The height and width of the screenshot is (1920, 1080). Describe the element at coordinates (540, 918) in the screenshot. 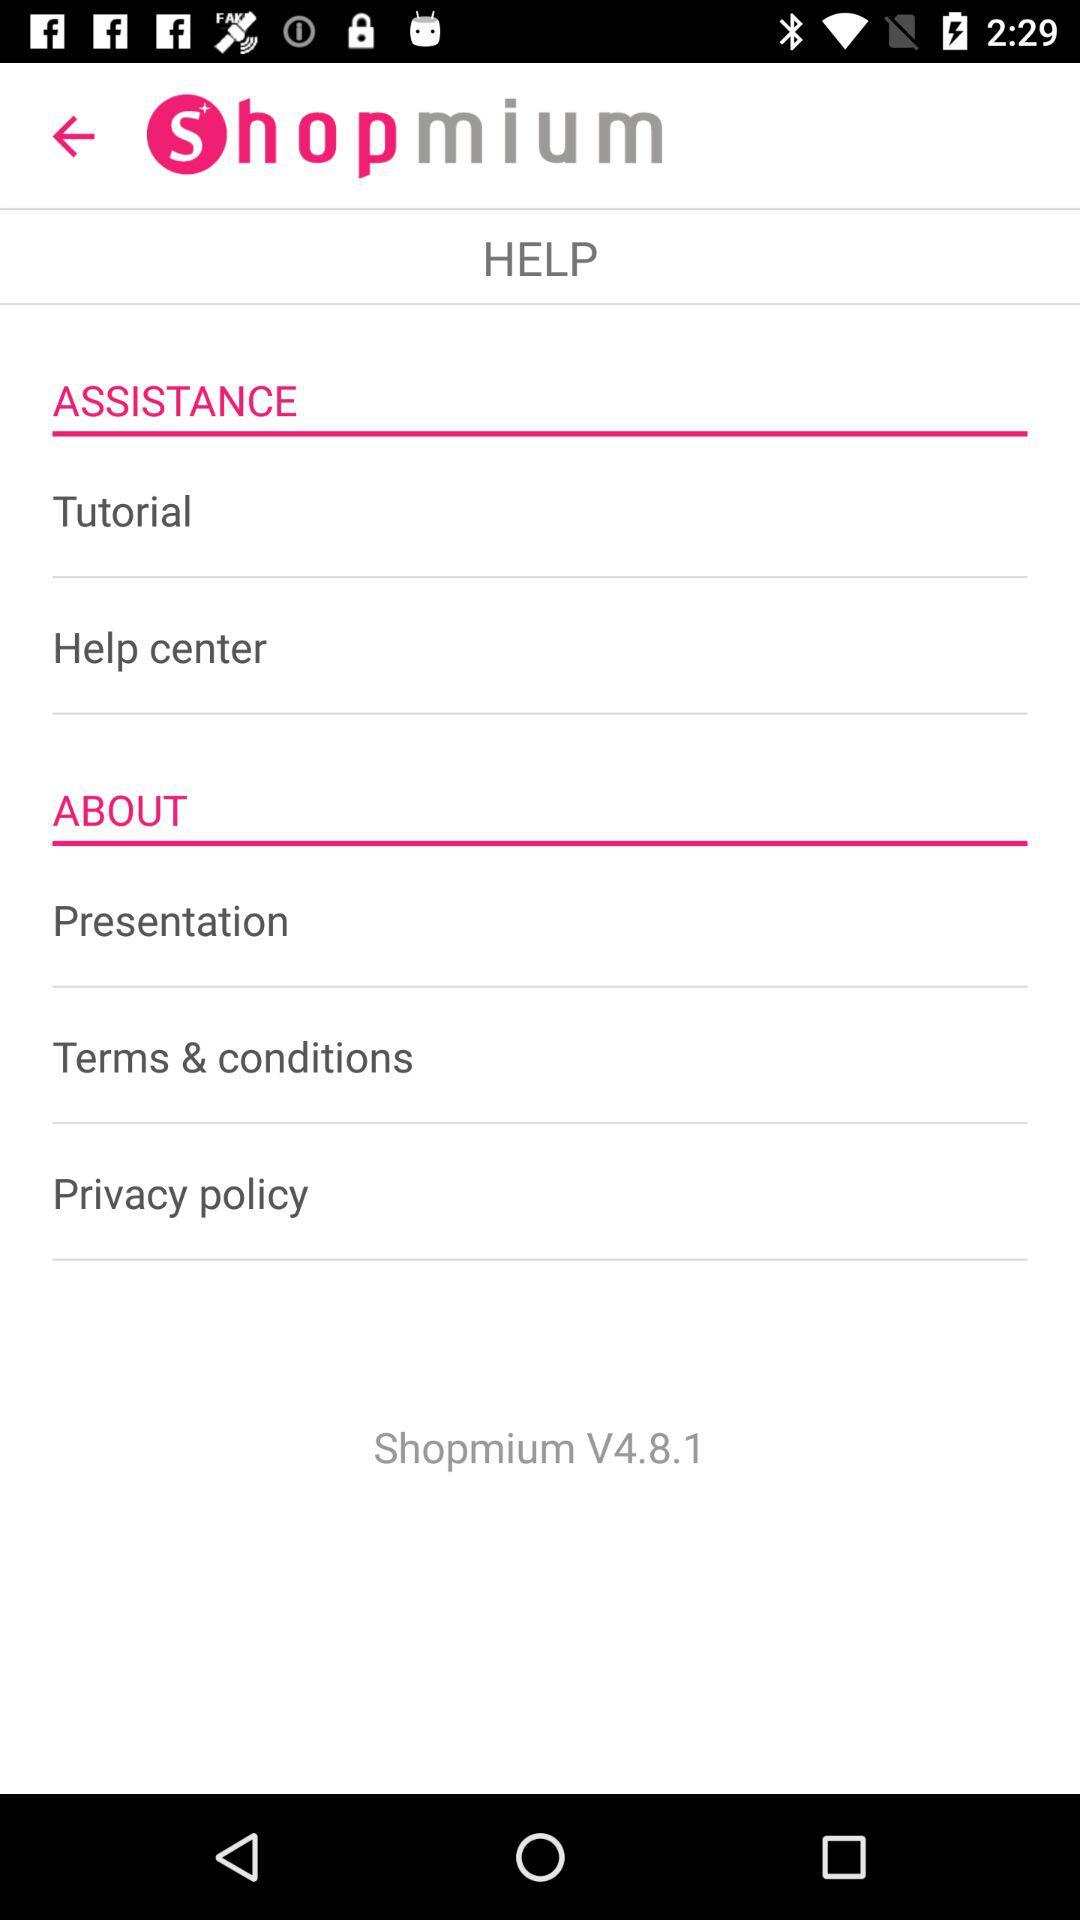

I see `presentation item` at that location.